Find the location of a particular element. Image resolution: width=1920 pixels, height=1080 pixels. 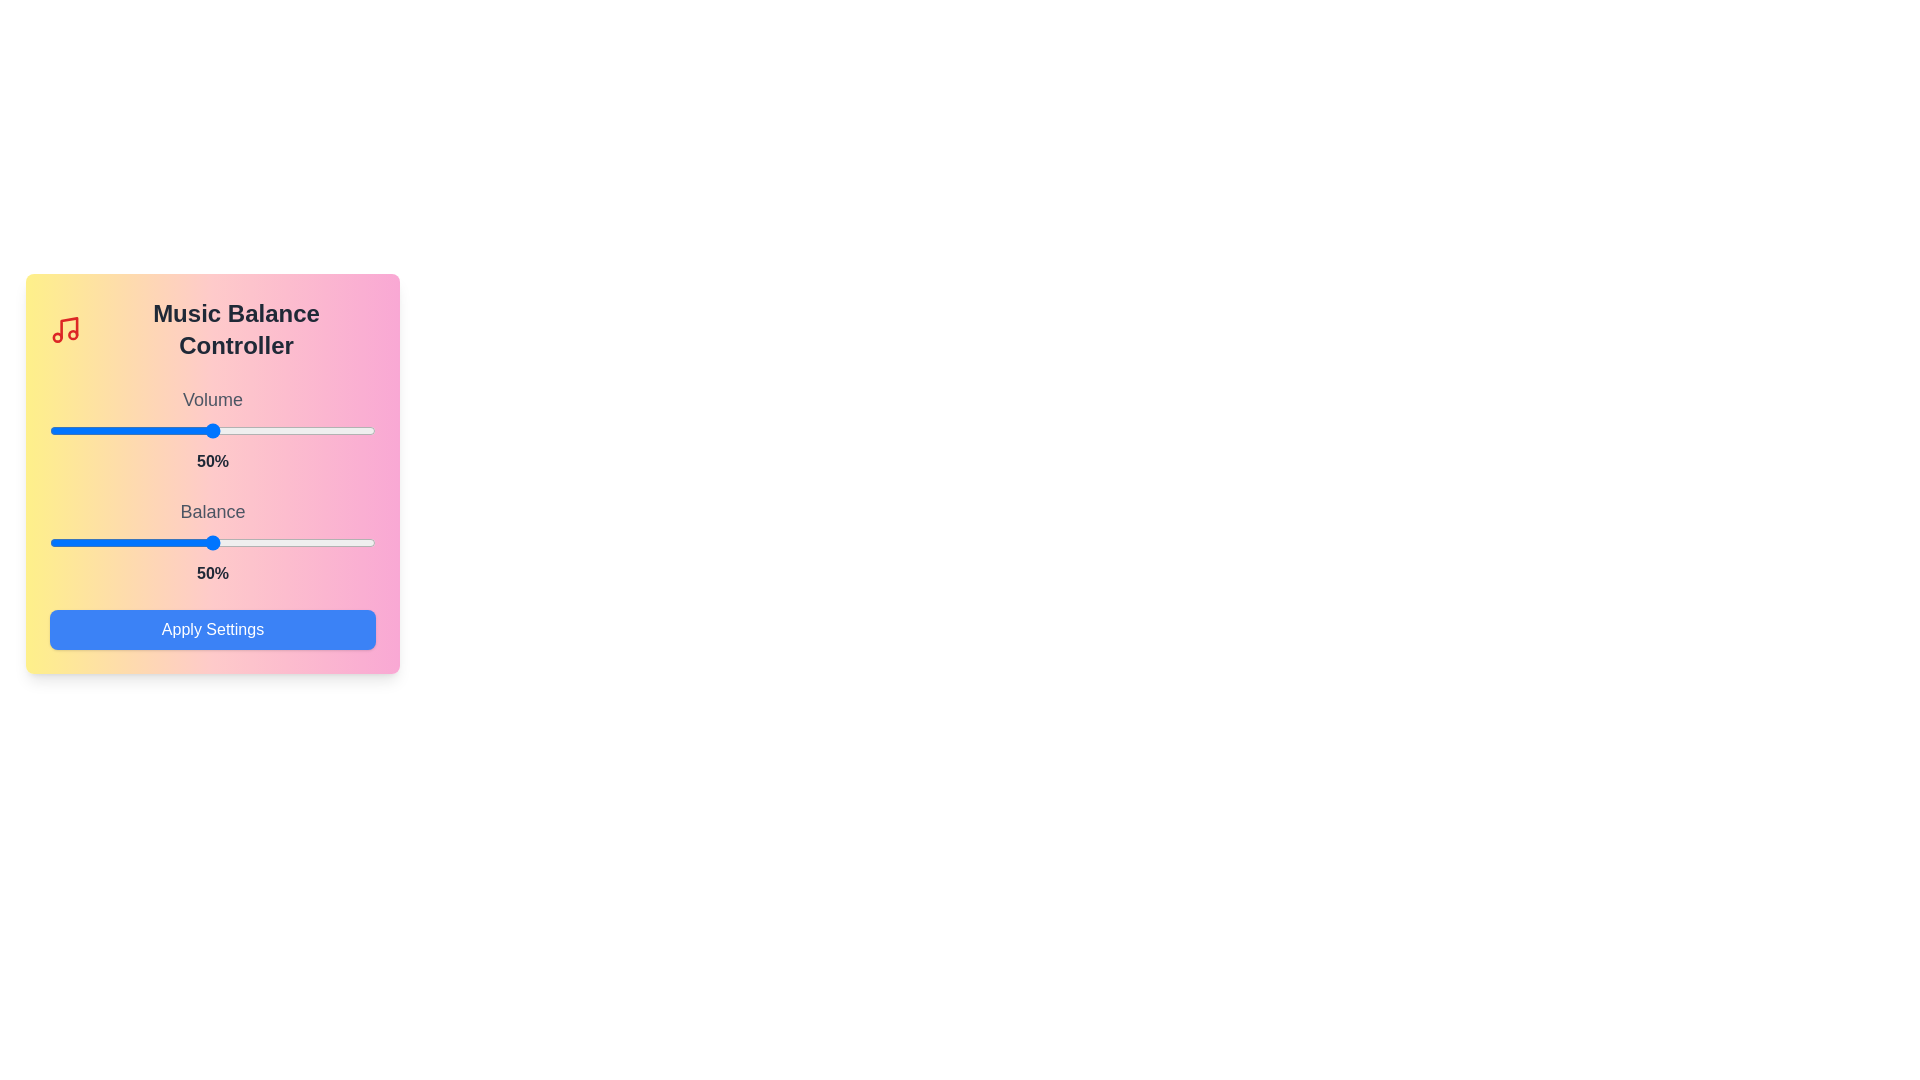

the balance slider to 92% is located at coordinates (349, 543).